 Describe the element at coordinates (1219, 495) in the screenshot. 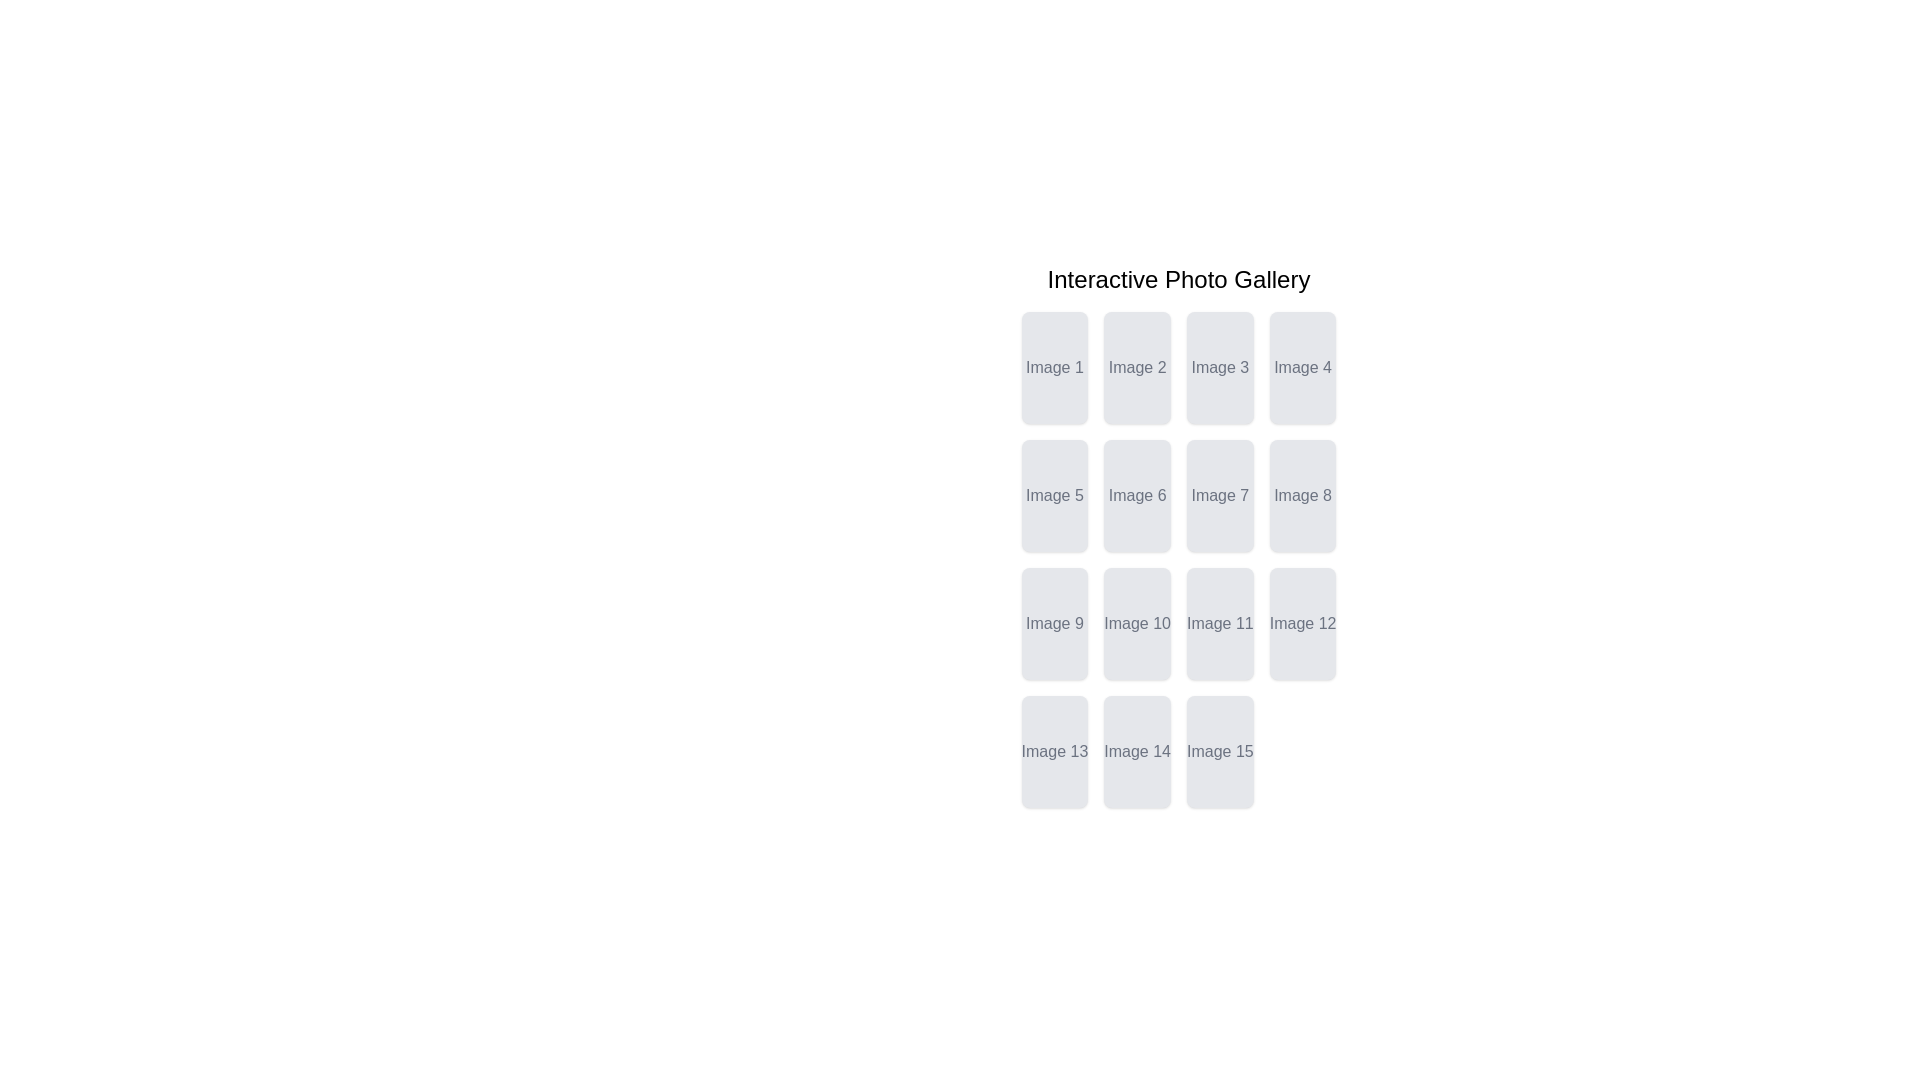

I see `the static display card labeled 'Image 7', which is the third card in the second row of the grid layout in the photo gallery` at that location.